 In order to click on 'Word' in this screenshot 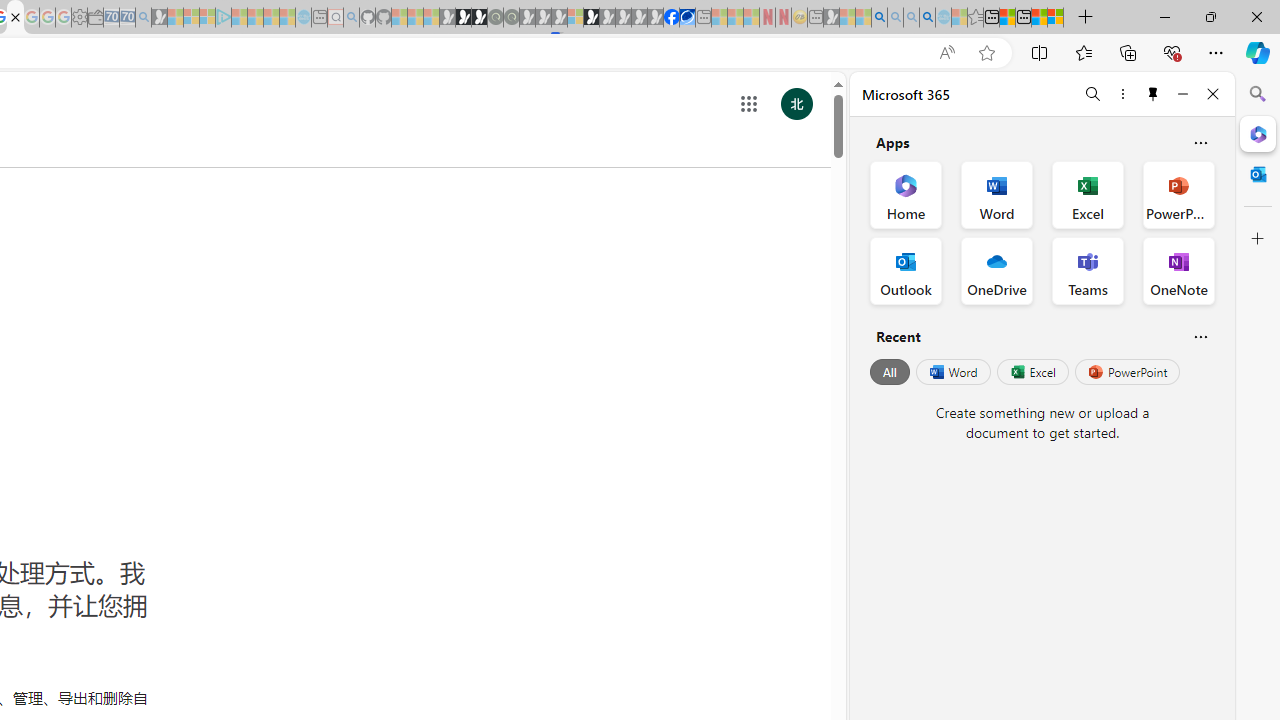, I will do `click(951, 372)`.